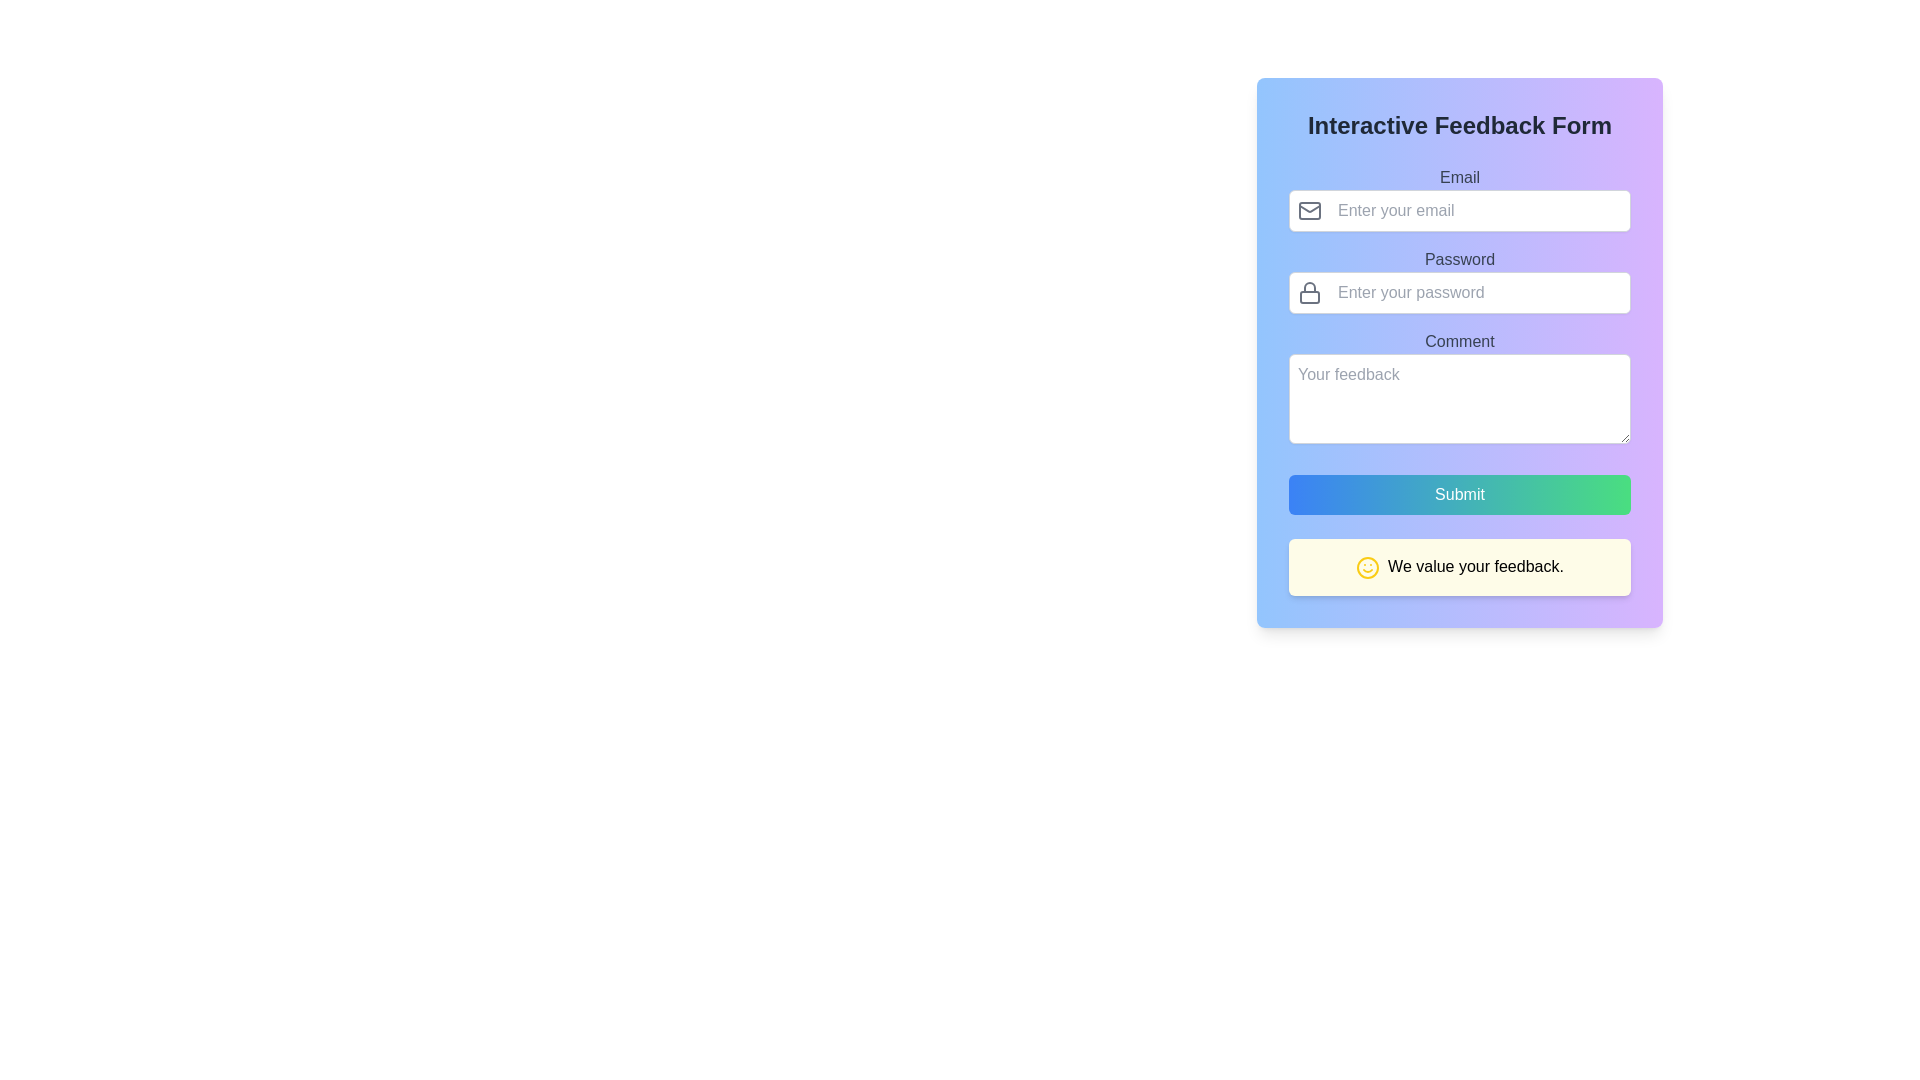 The height and width of the screenshot is (1080, 1920). I want to click on the yellow informational banner that contains the text 'We value your feedback.' located below the 'Submit' button, so click(1459, 567).